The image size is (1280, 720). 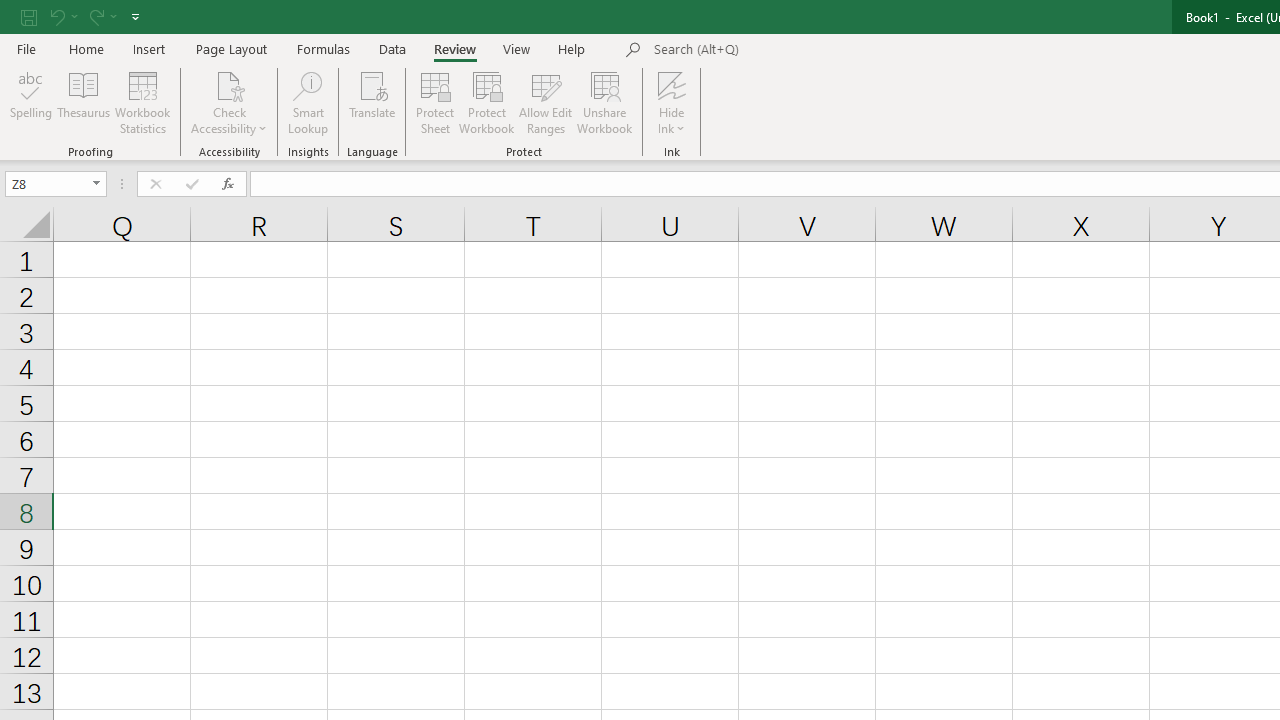 What do you see at coordinates (434, 103) in the screenshot?
I see `'Protect Sheet...'` at bounding box center [434, 103].